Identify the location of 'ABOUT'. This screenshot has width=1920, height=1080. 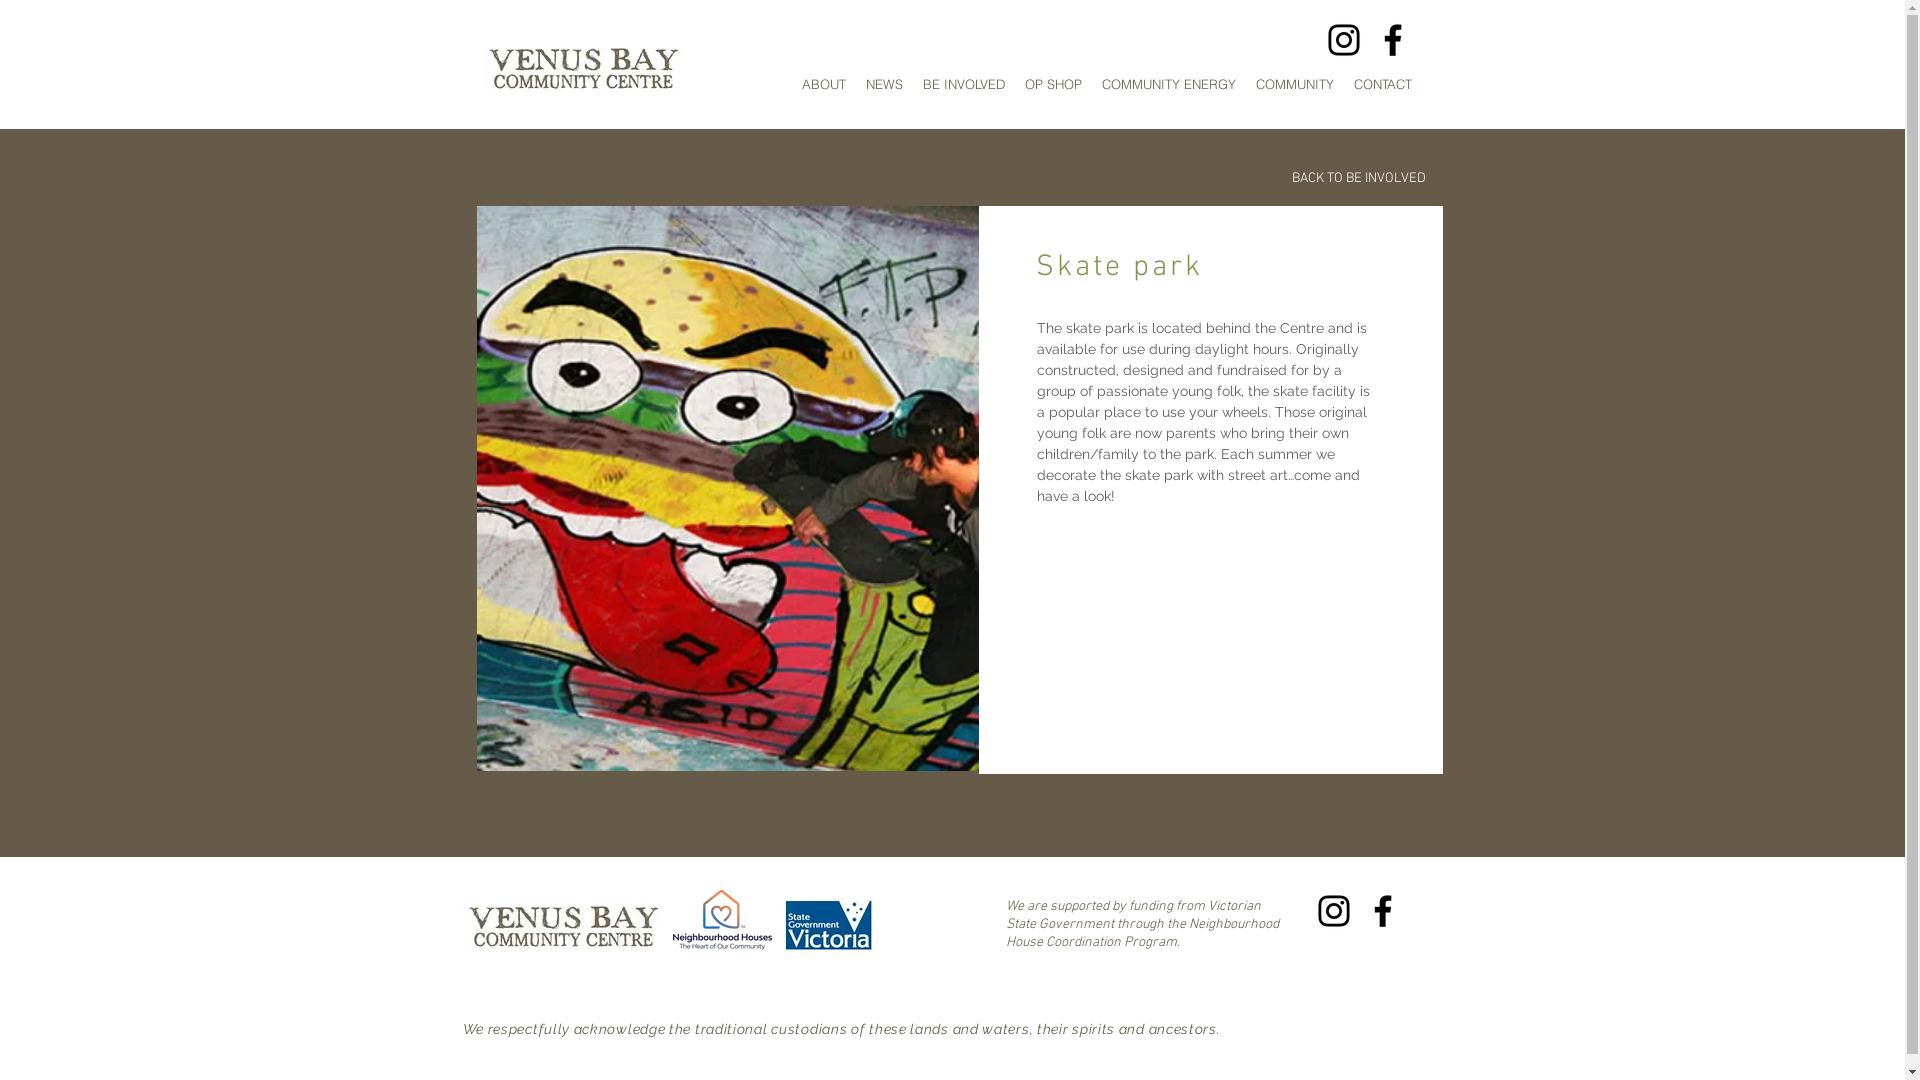
(824, 83).